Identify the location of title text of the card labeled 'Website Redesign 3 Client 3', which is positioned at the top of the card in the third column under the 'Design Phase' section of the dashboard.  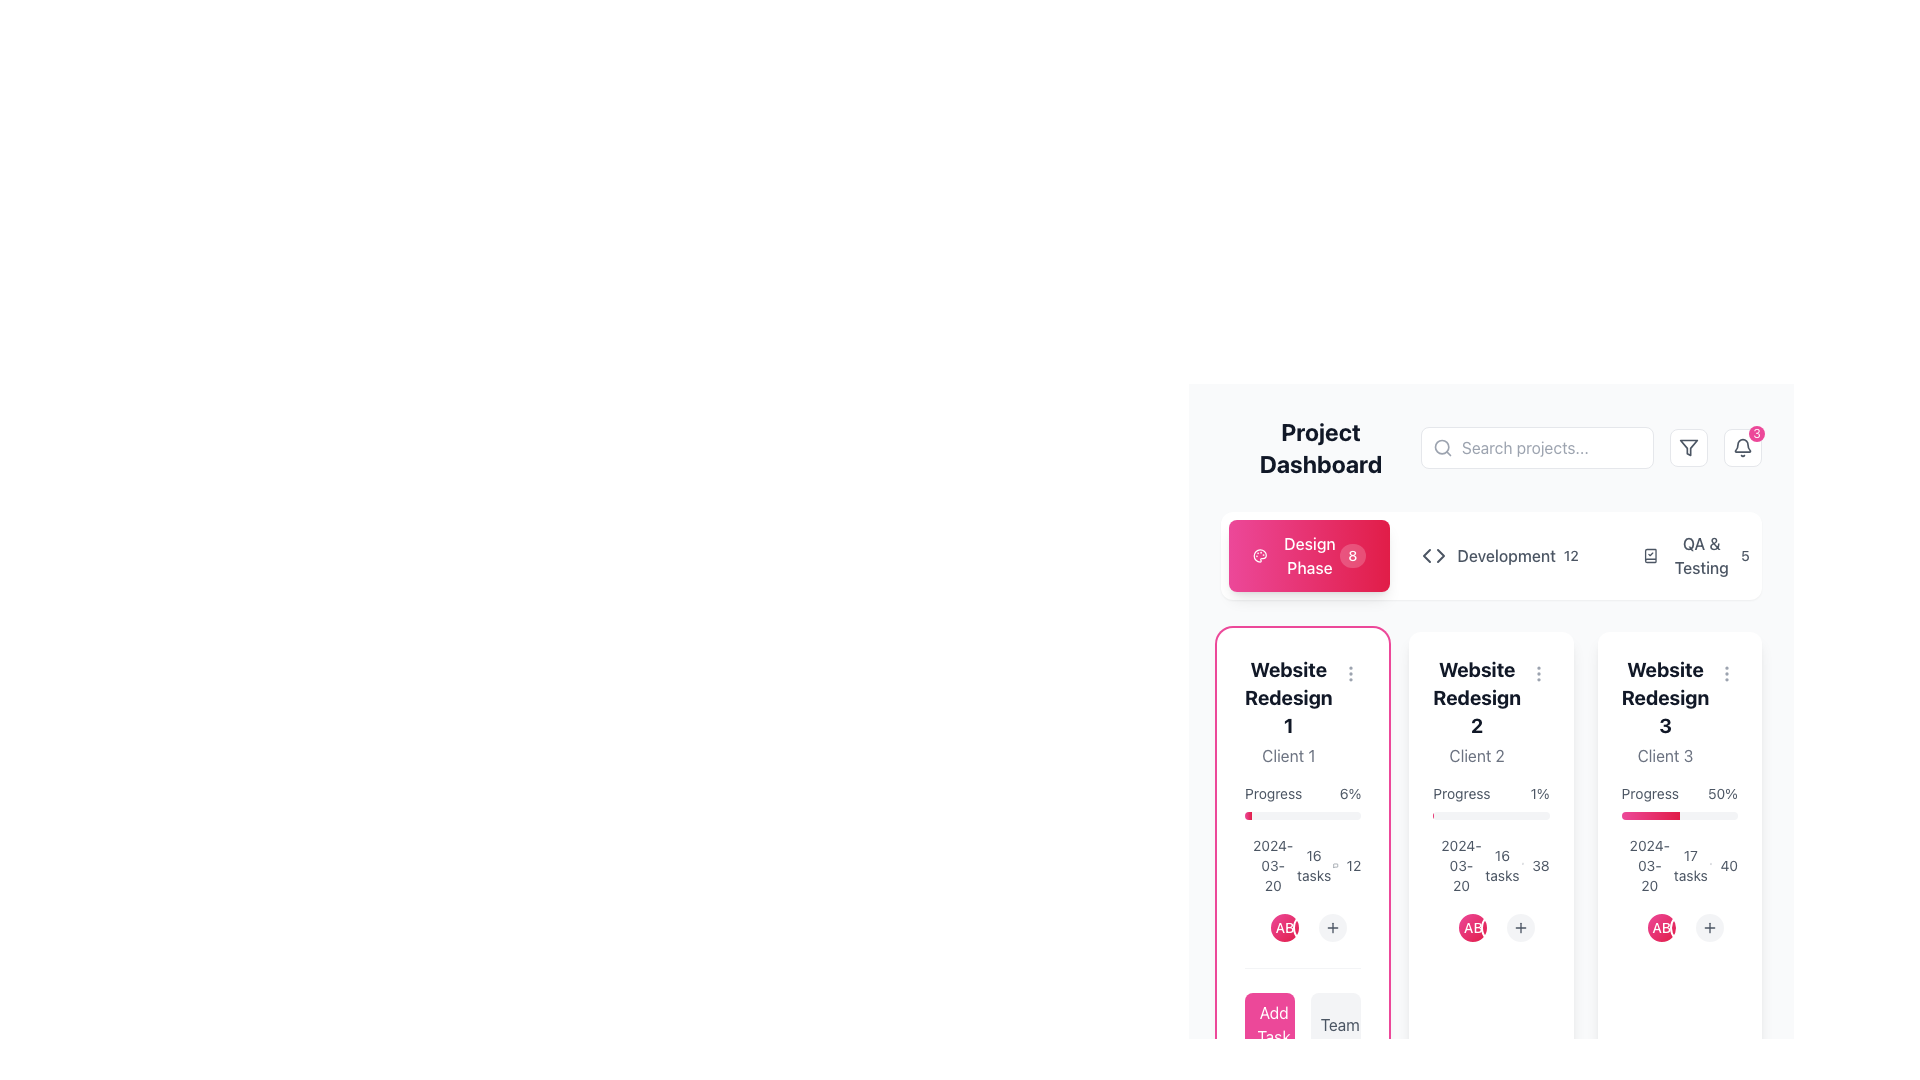
(1665, 697).